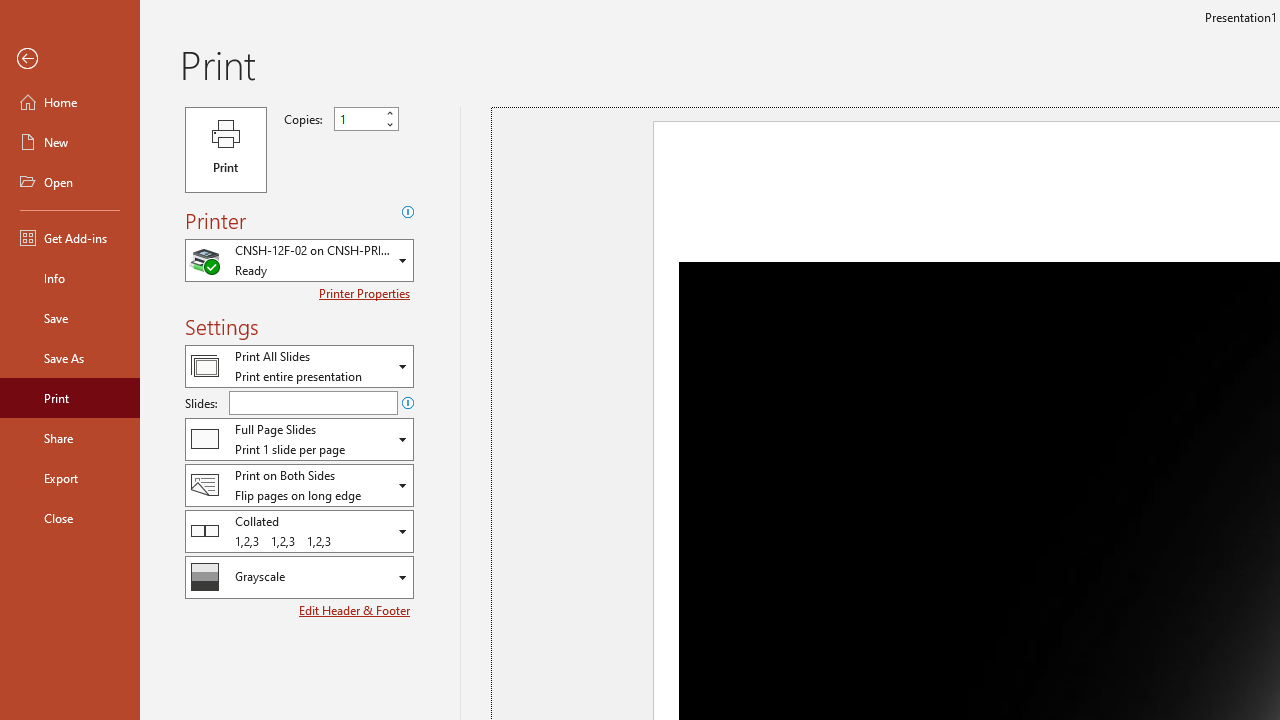 This screenshot has width=1280, height=720. I want to click on 'Two-Sided Printing', so click(298, 485).